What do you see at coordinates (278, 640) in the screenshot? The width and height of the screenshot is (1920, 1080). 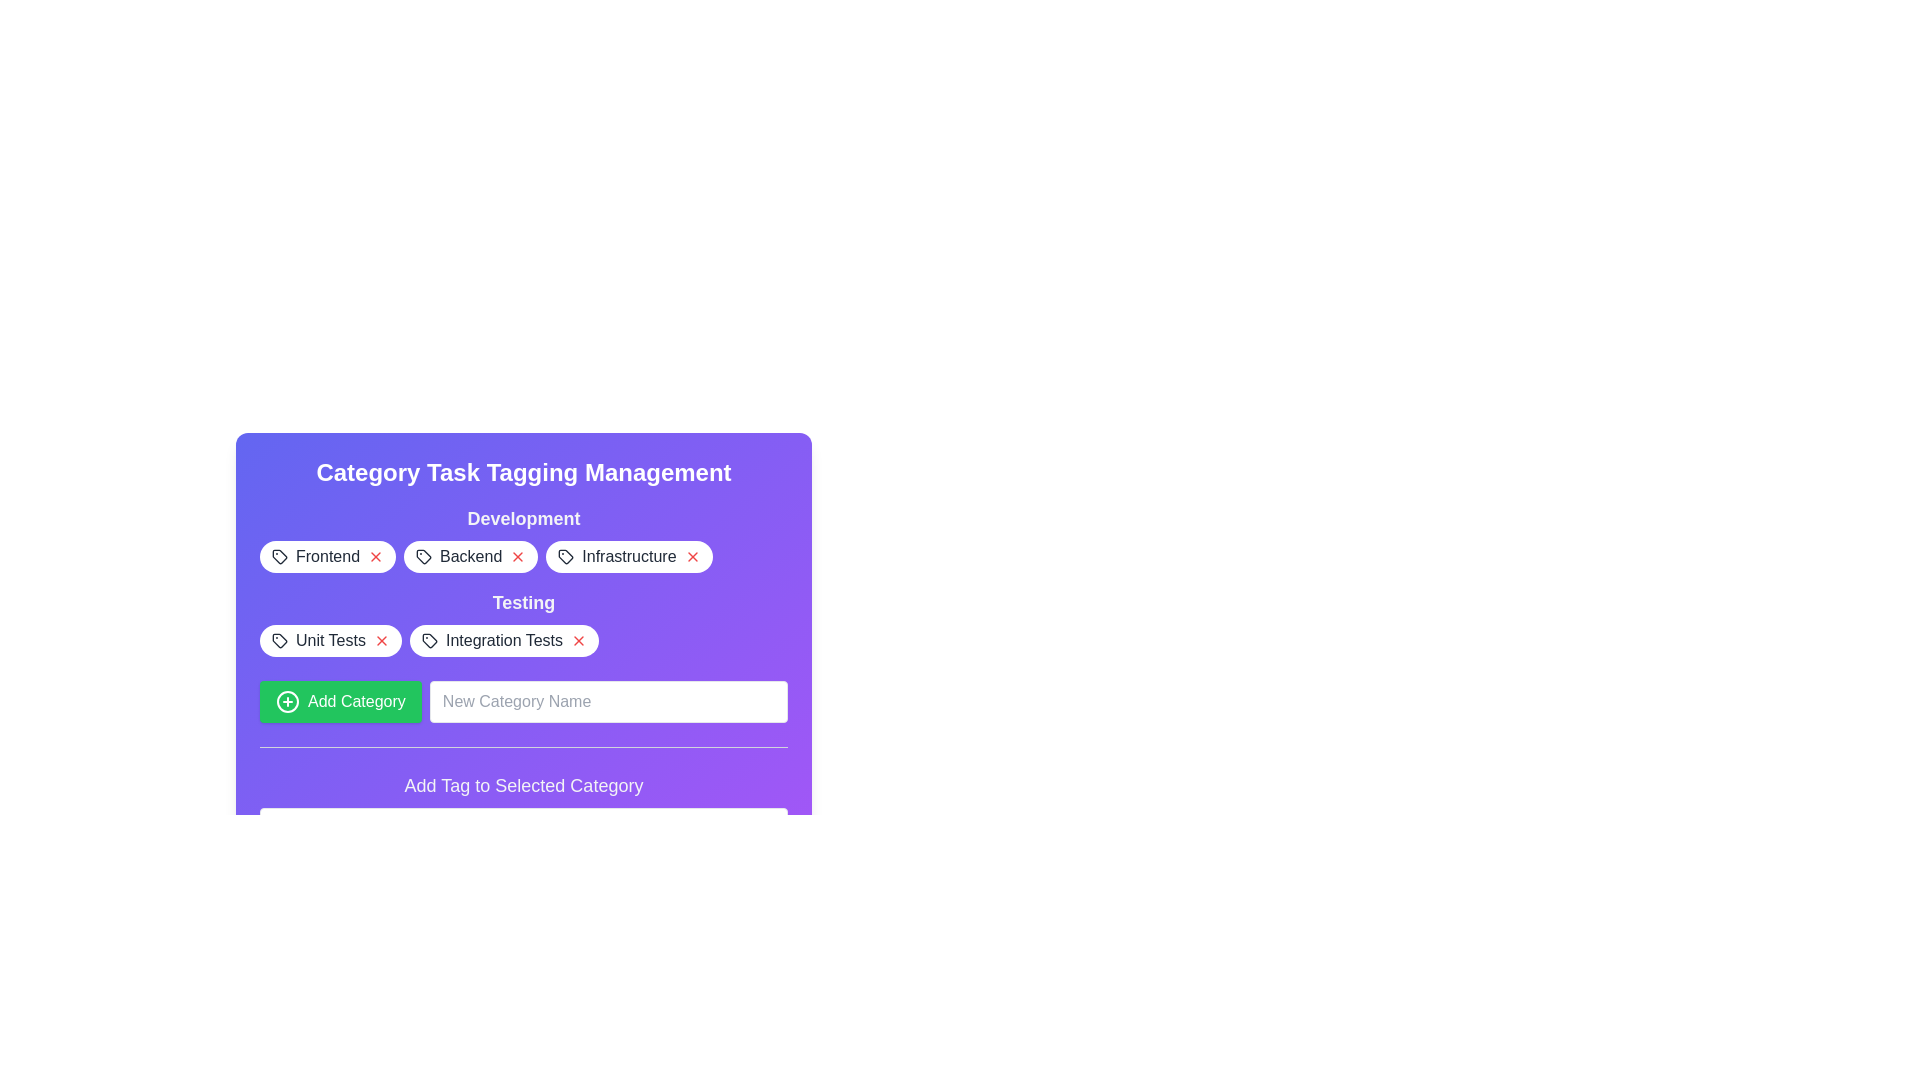 I see `the small tag-shaped icon representing the 'Unit Tests' tag, which is located under the 'Testing' section of the interface` at bounding box center [278, 640].